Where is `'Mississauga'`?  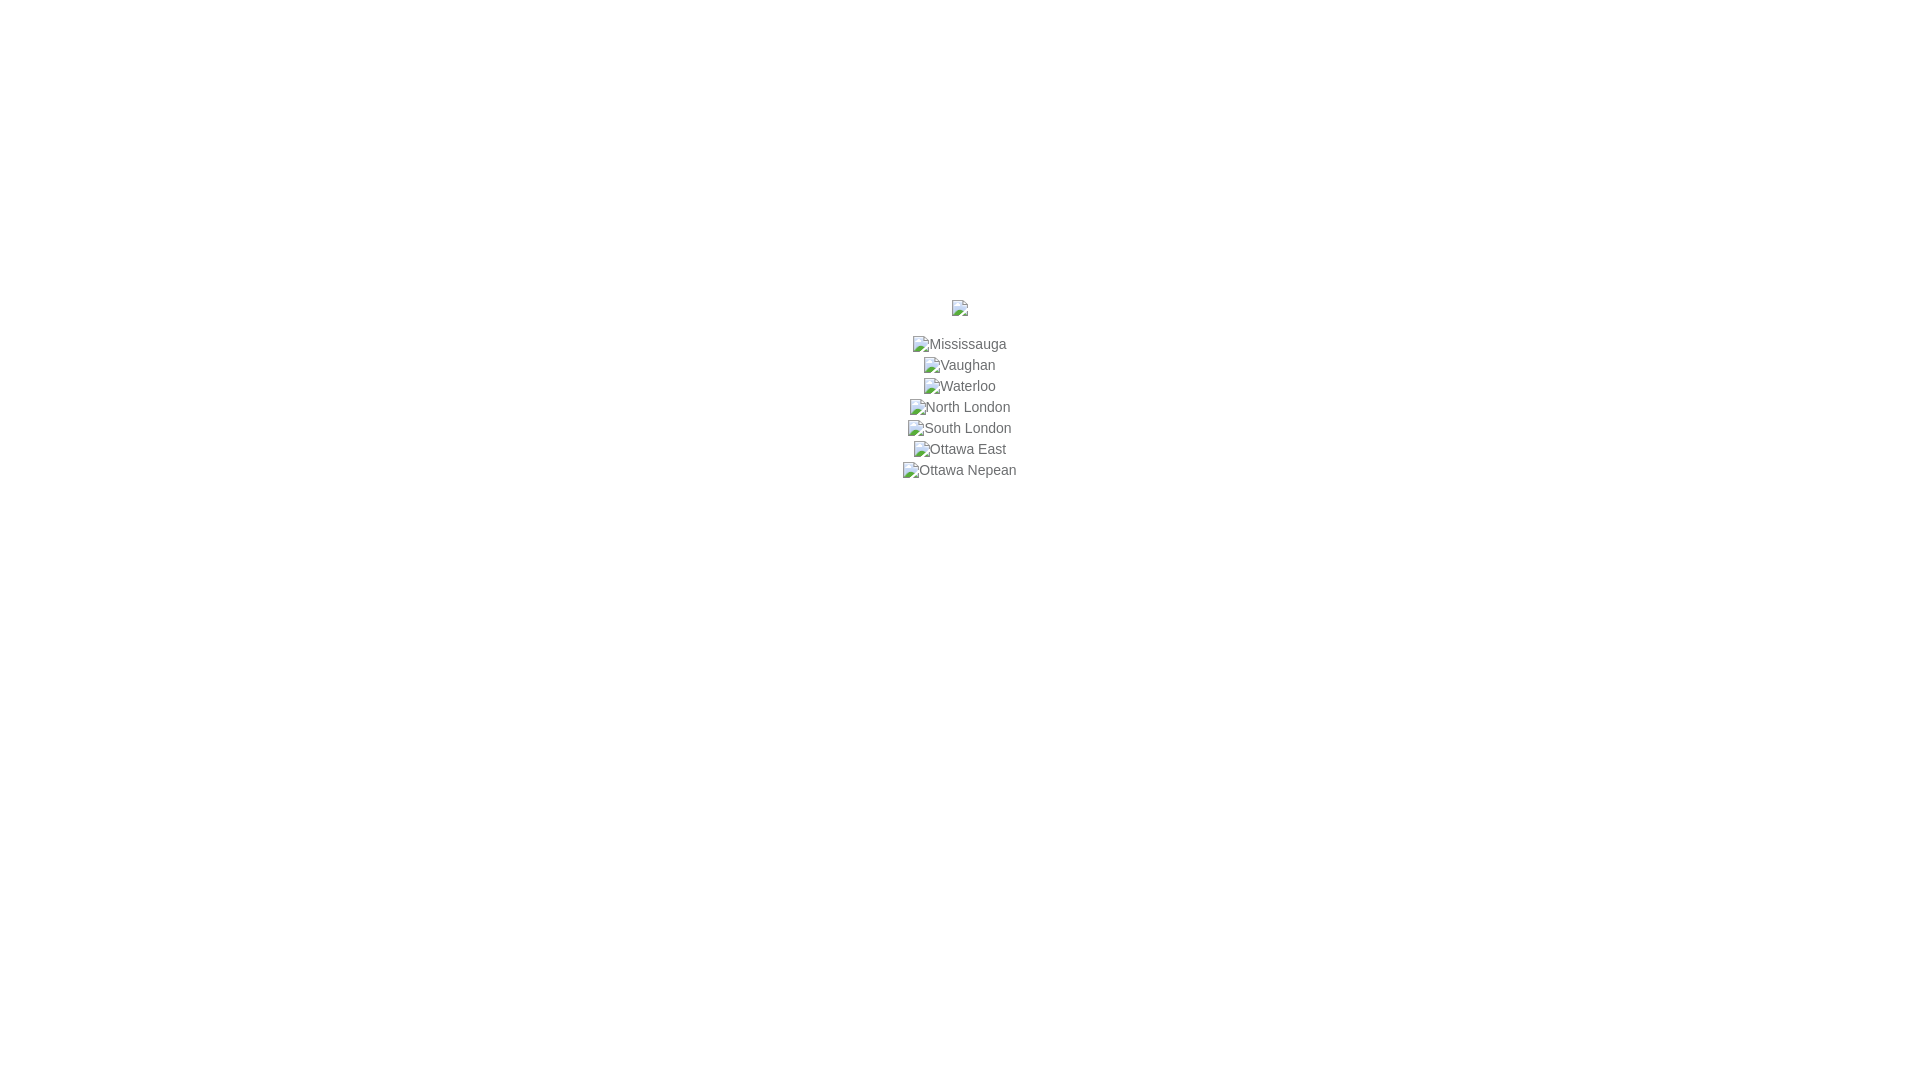 'Mississauga' is located at coordinates (958, 342).